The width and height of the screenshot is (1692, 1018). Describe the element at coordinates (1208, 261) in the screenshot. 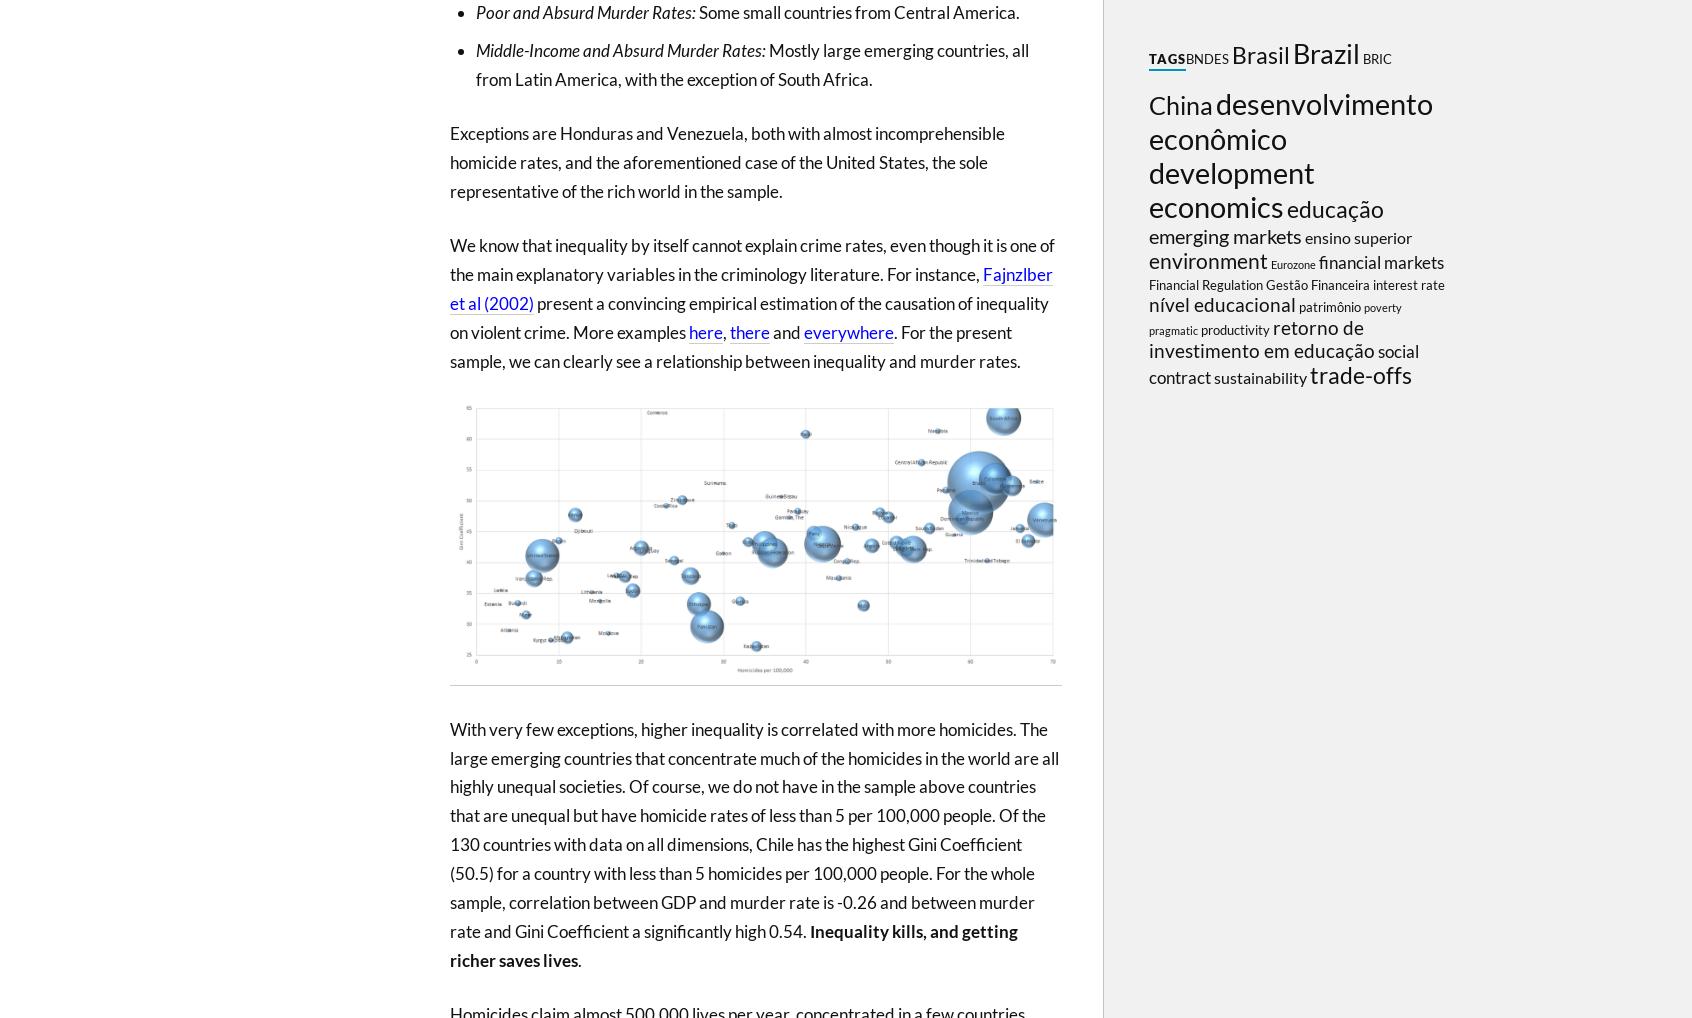

I see `'environment'` at that location.